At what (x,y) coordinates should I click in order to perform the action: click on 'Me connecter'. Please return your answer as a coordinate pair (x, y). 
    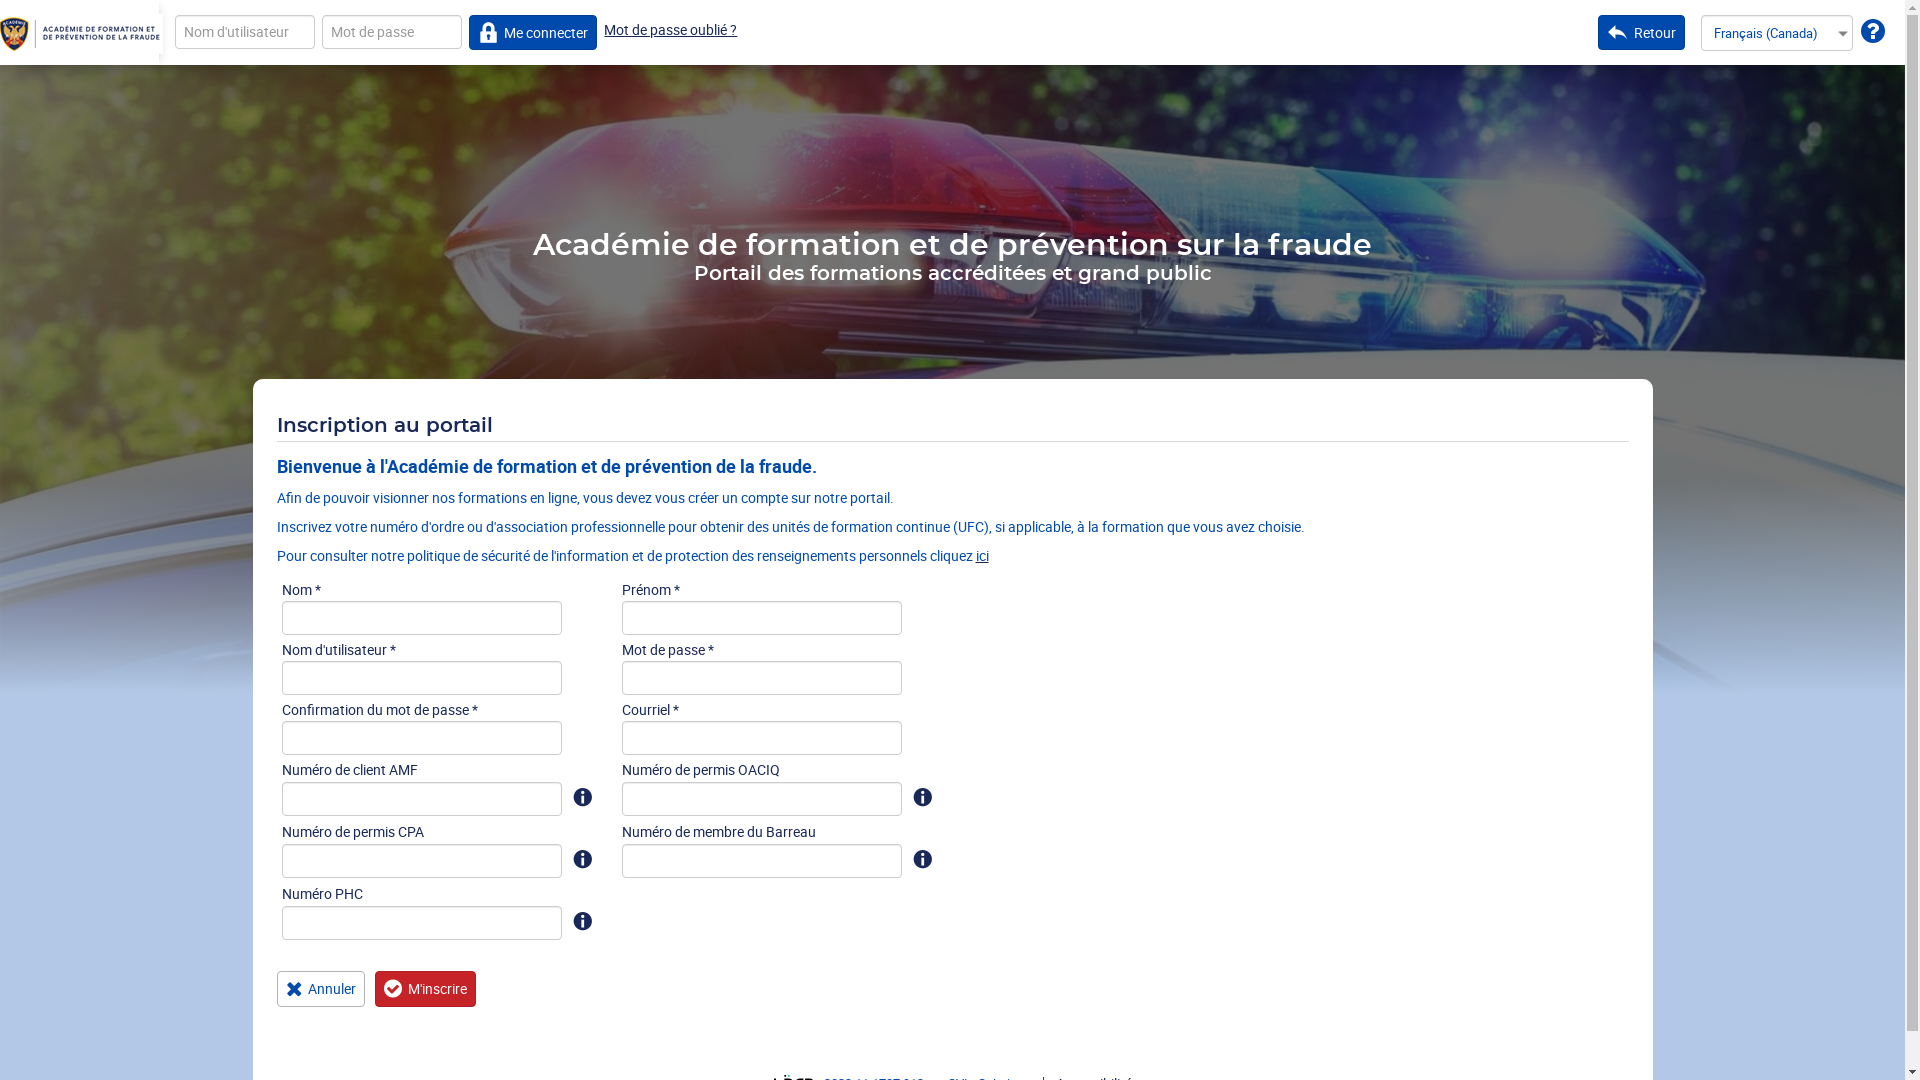
    Looking at the image, I should click on (533, 31).